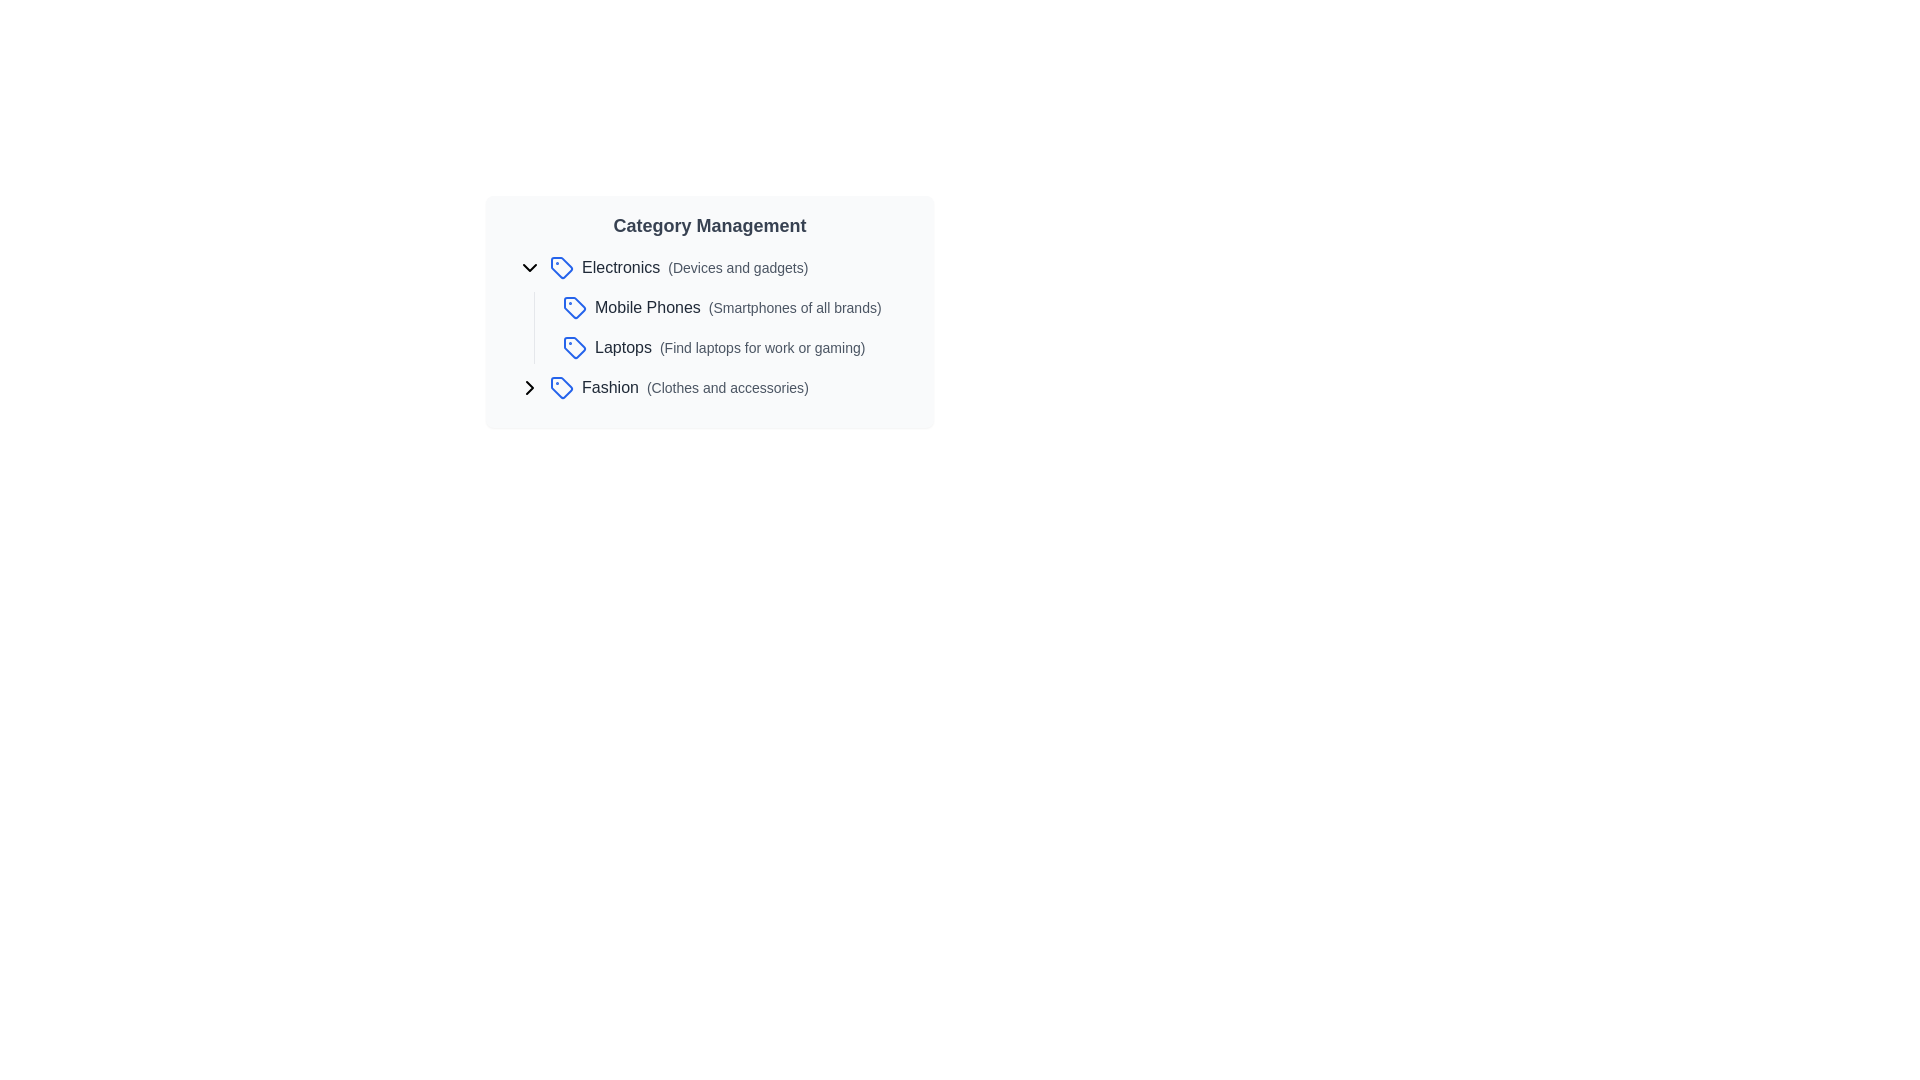 The height and width of the screenshot is (1080, 1920). I want to click on the static text label for 'Electronics', which is the first entry under the 'Category Management' header, to gather context about the category, so click(620, 266).